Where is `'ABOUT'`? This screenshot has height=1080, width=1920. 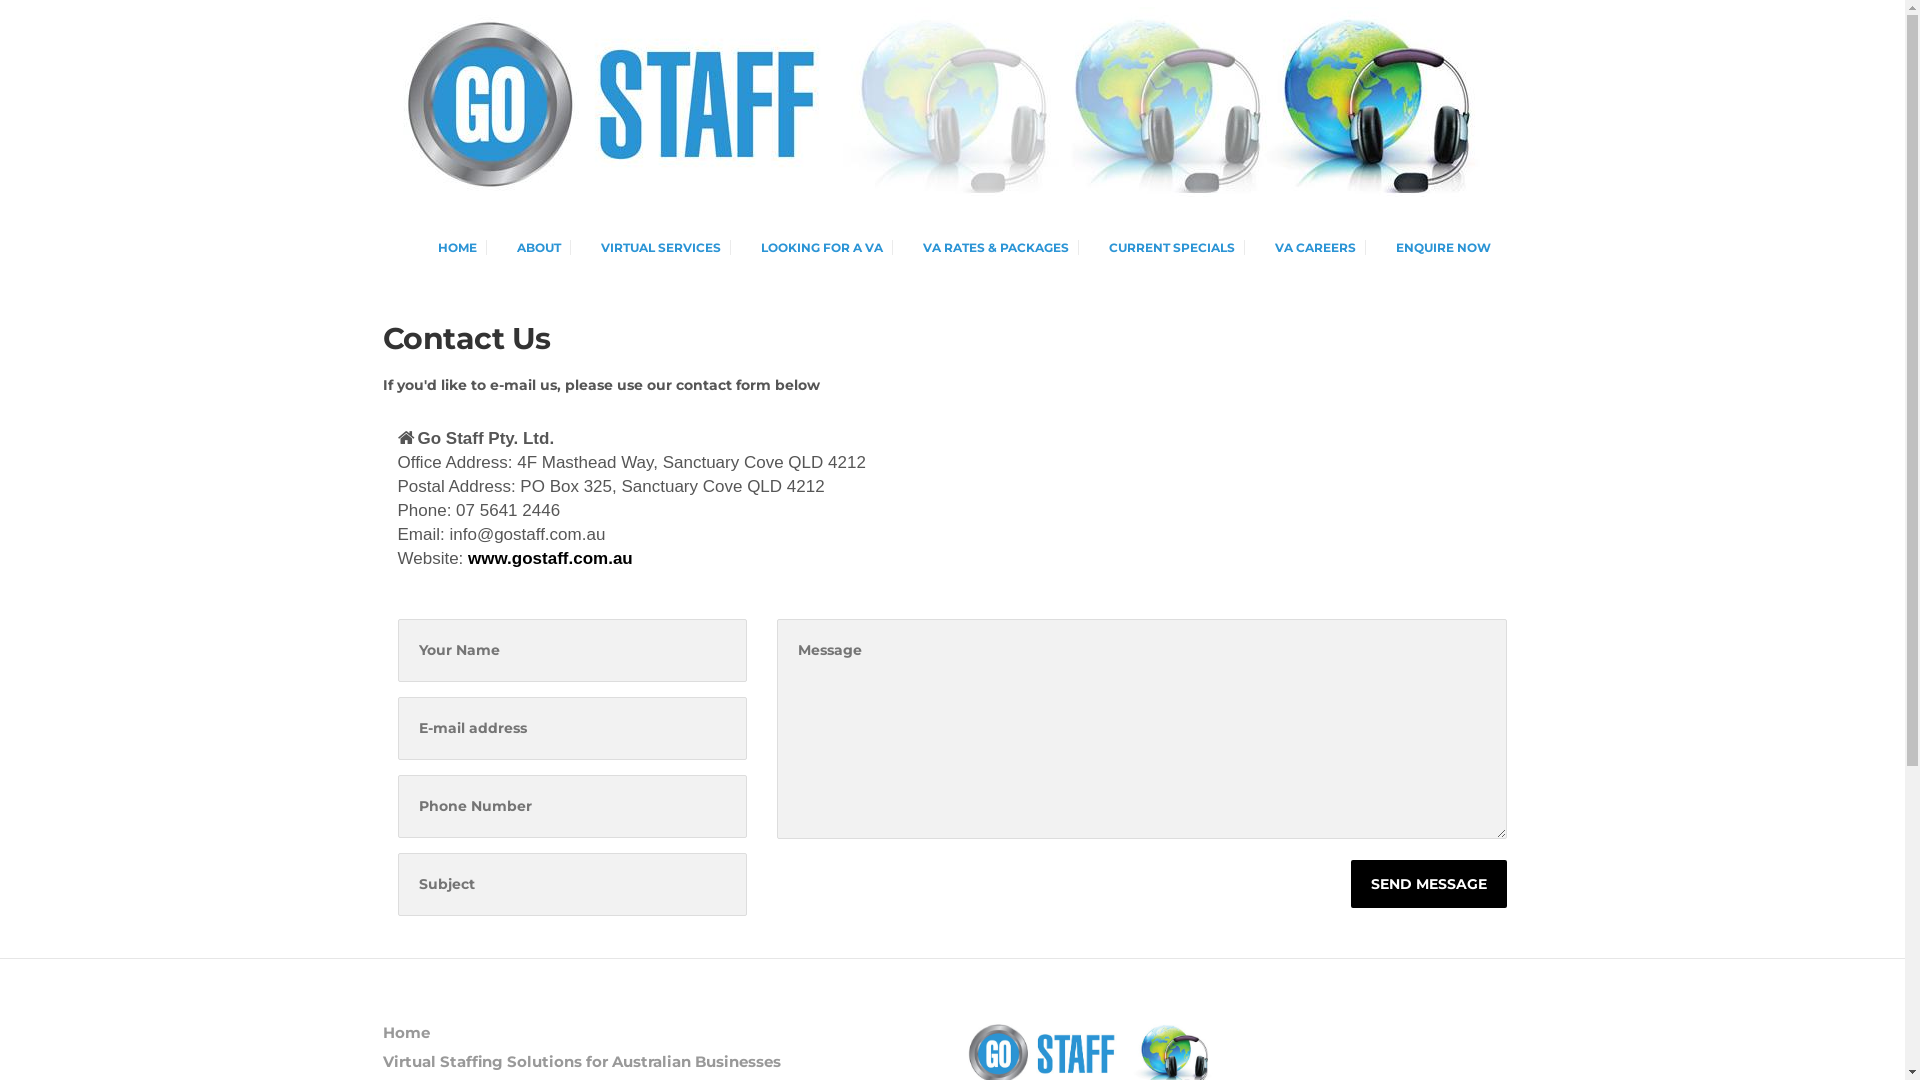 'ABOUT' is located at coordinates (528, 246).